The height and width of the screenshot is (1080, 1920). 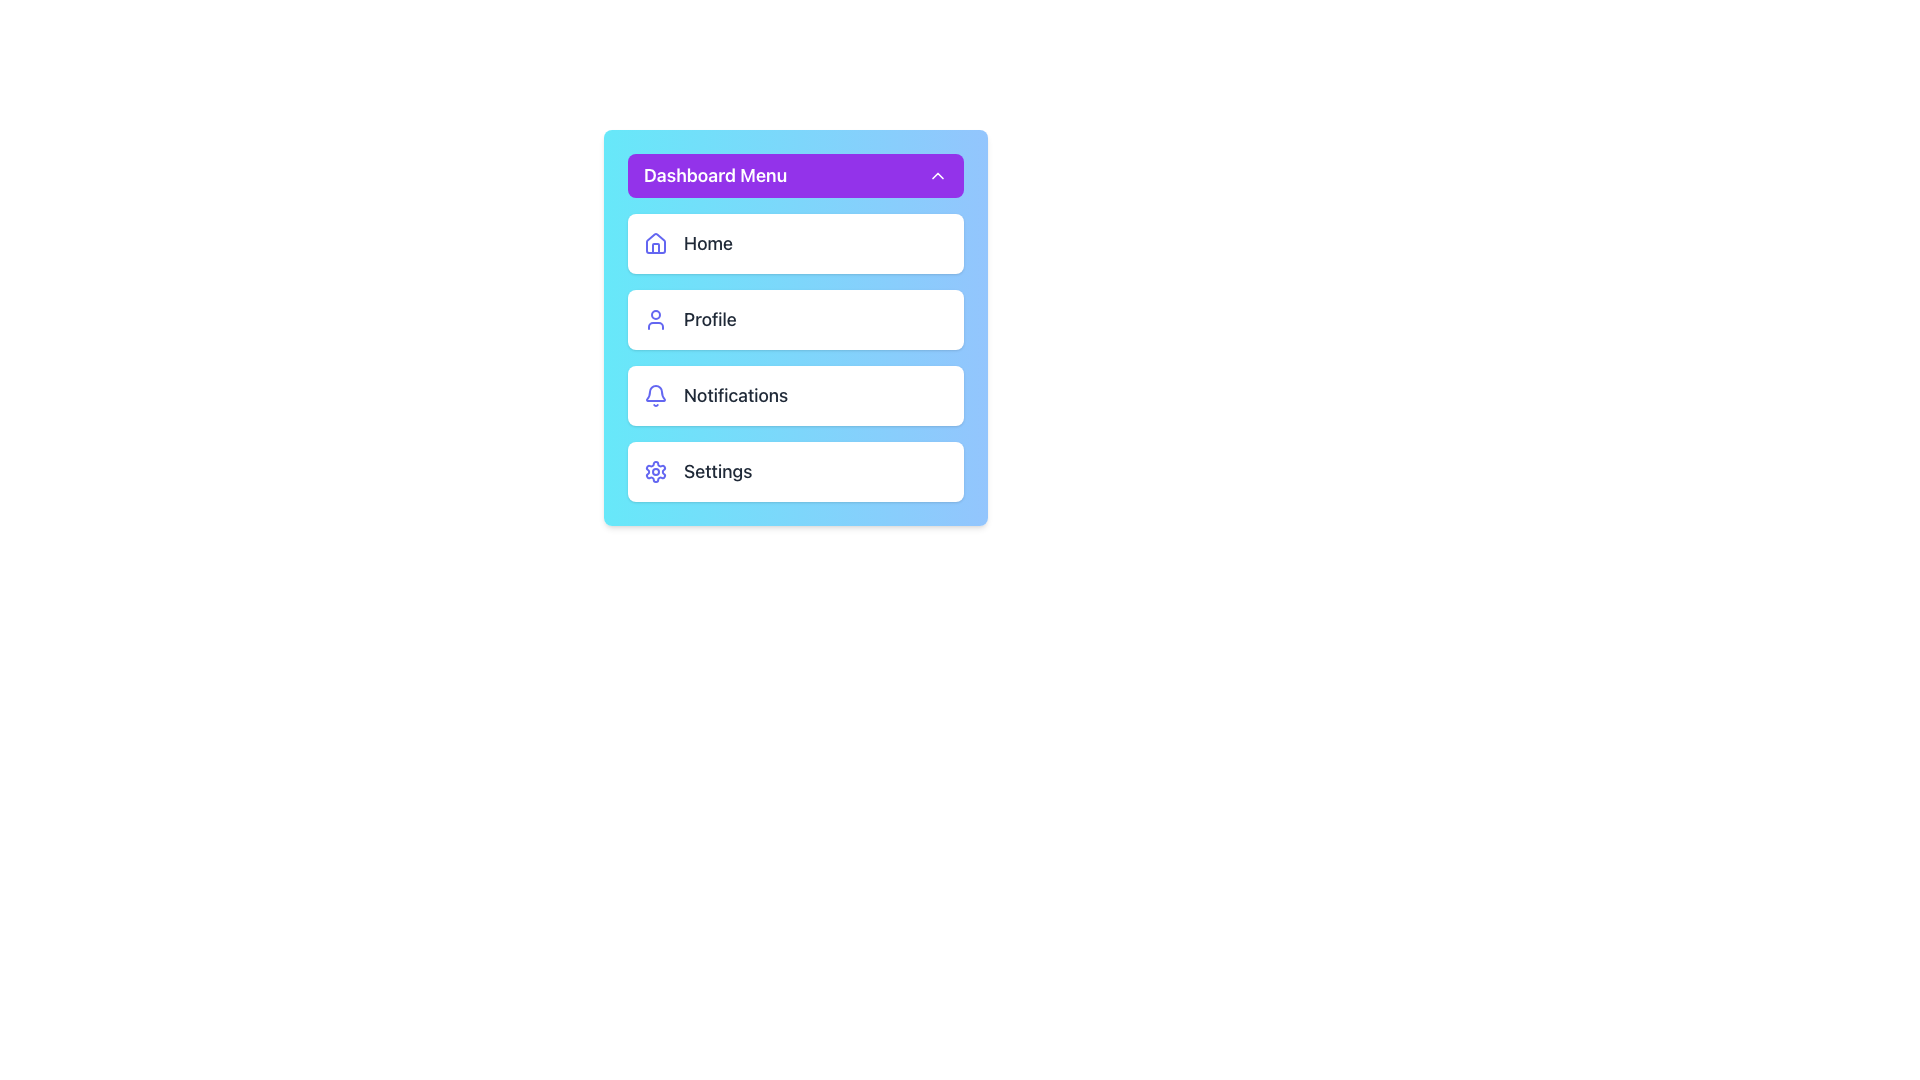 I want to click on the 'Settings' static text label, which is styled with gray color and a large medium-weight font, located at the bottom of a vertical navigation menu, so click(x=718, y=471).